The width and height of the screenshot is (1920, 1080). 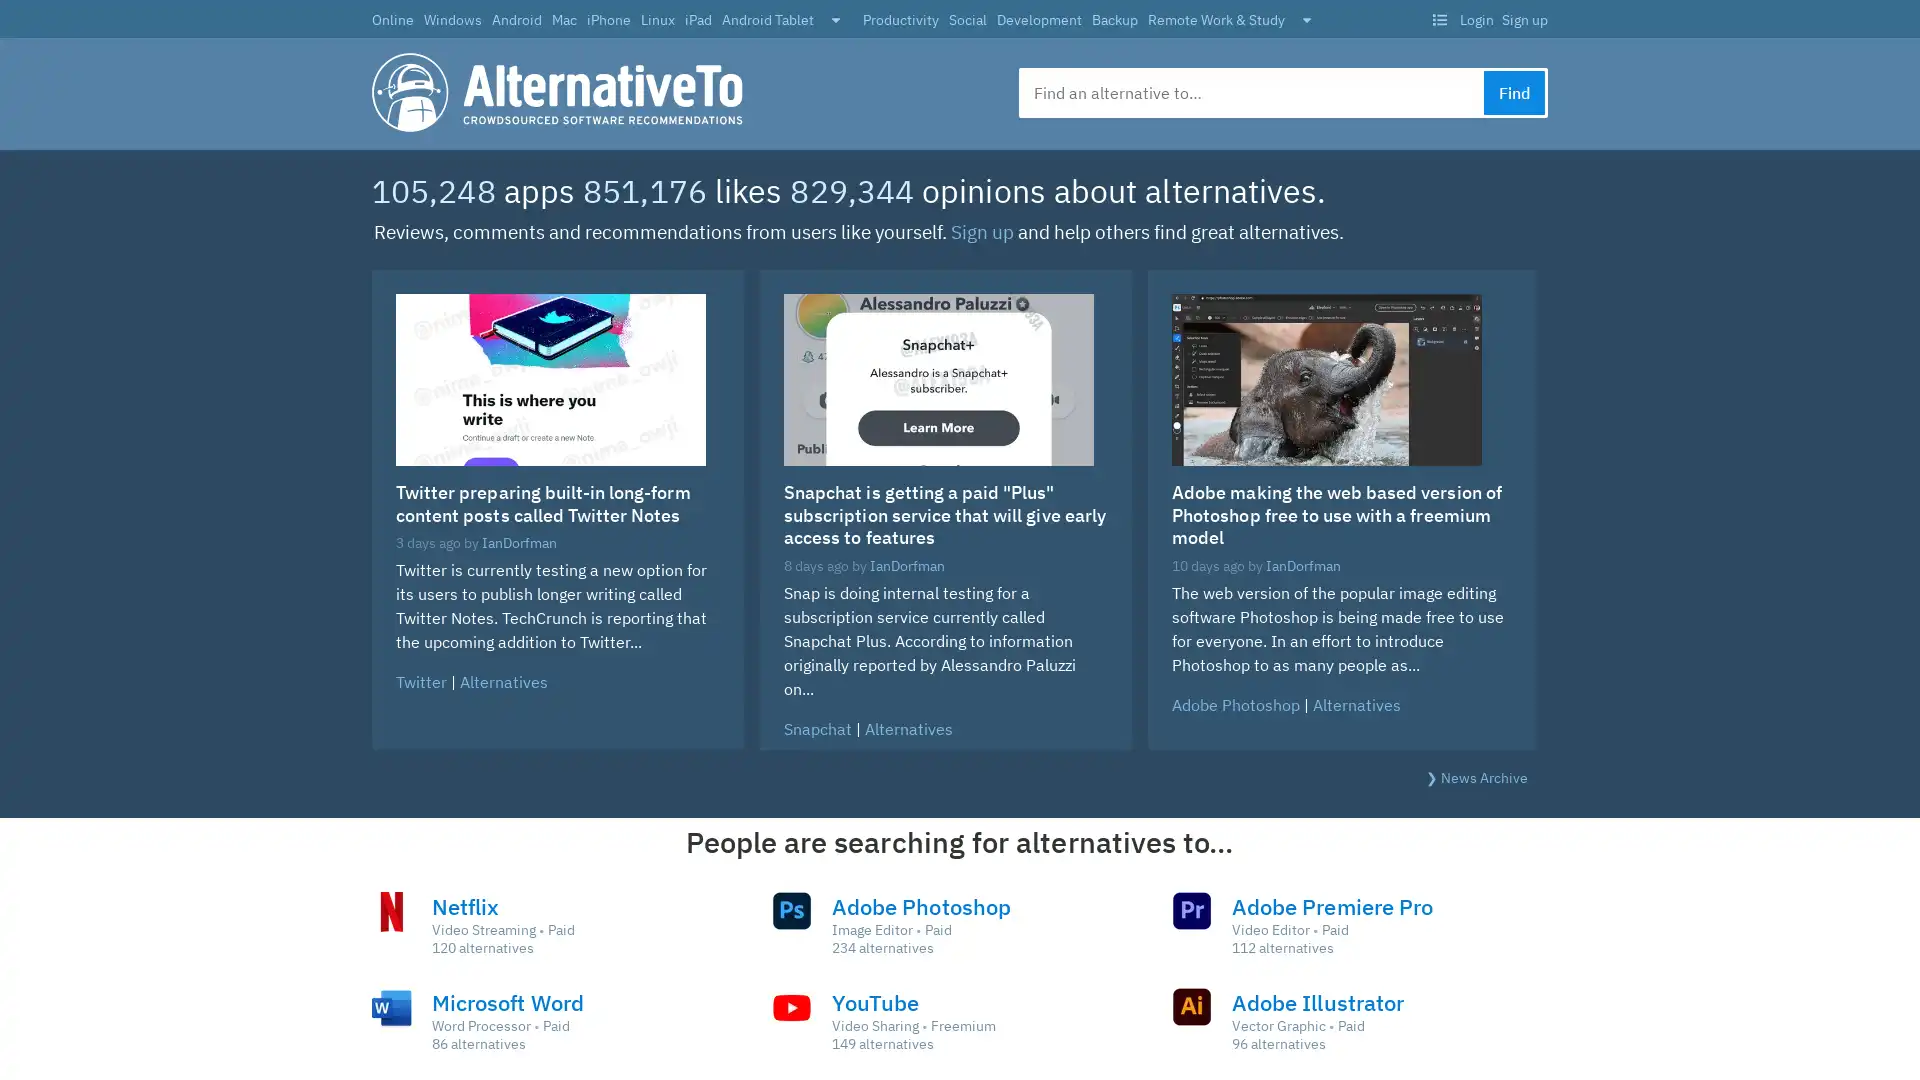 I want to click on Show Custom Lists, so click(x=1438, y=20).